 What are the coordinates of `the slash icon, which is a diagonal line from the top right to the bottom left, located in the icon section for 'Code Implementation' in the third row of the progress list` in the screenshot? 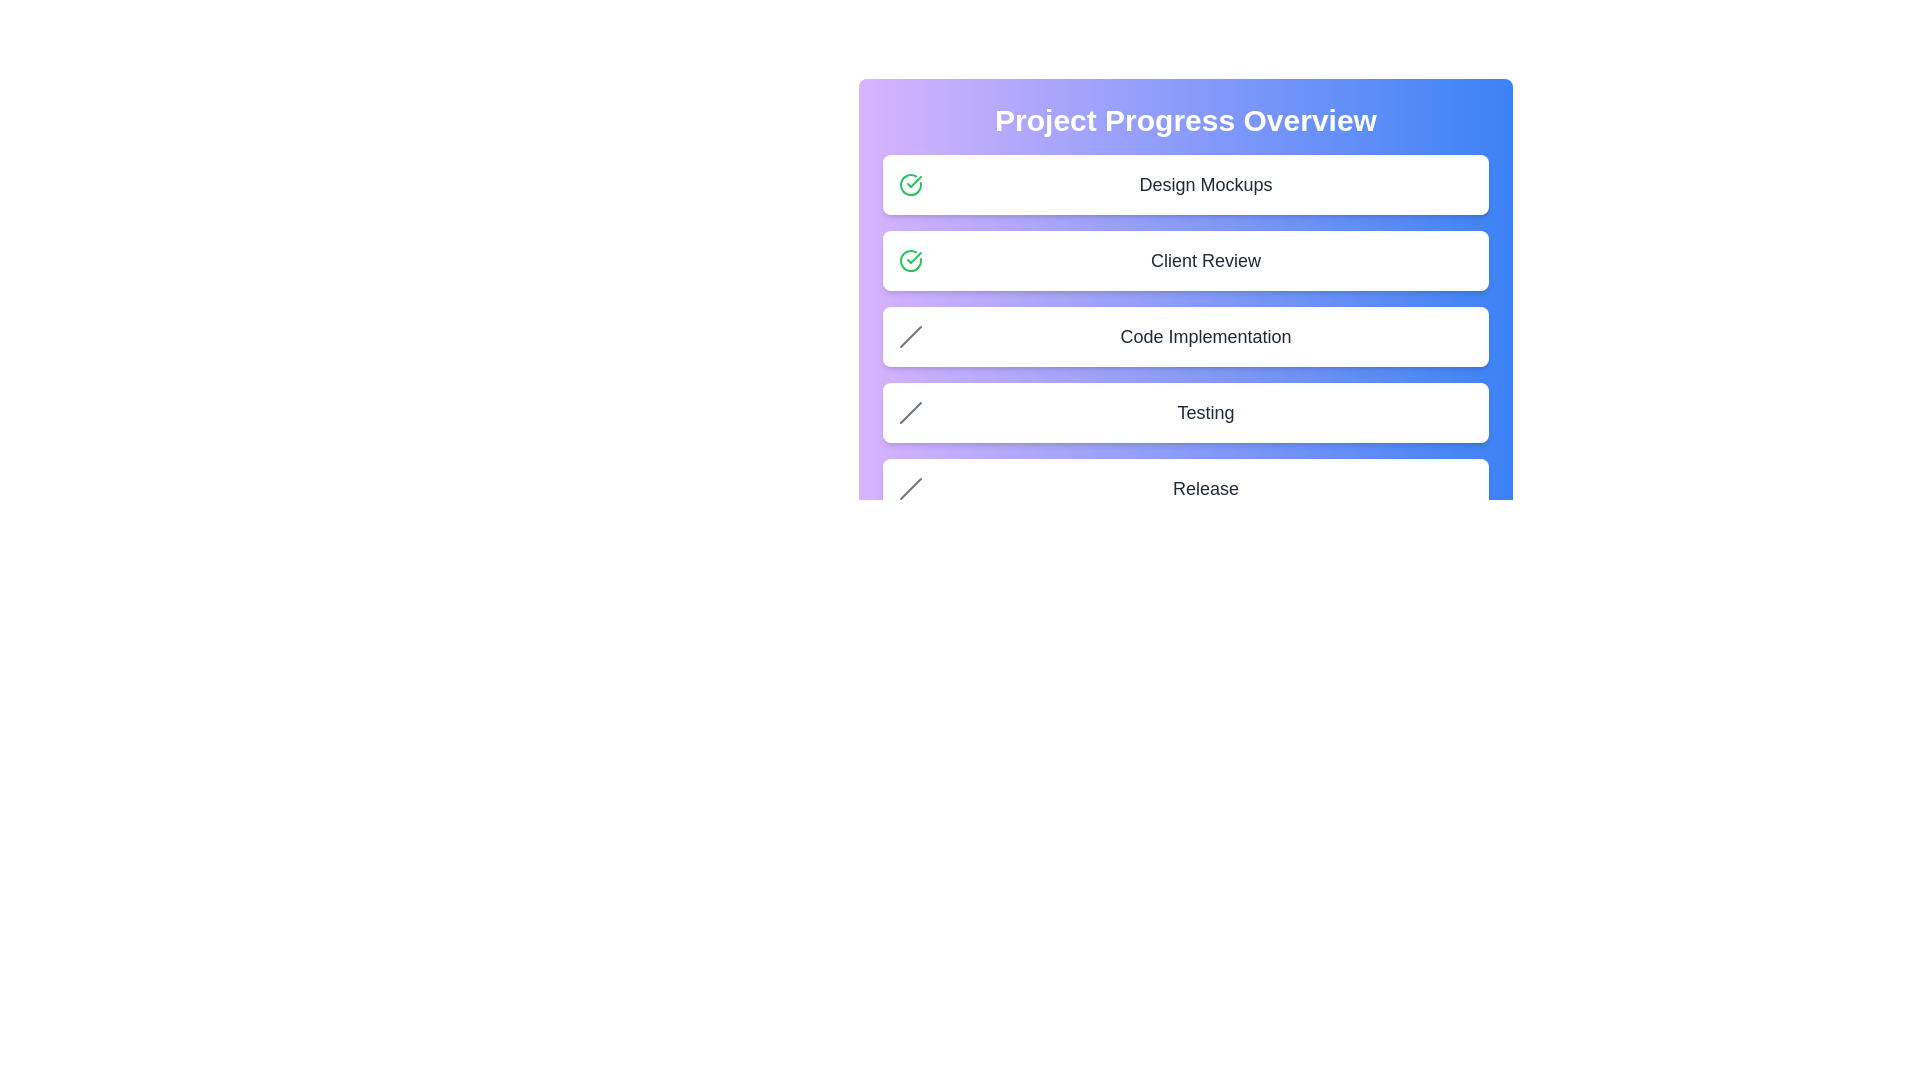 It's located at (910, 335).